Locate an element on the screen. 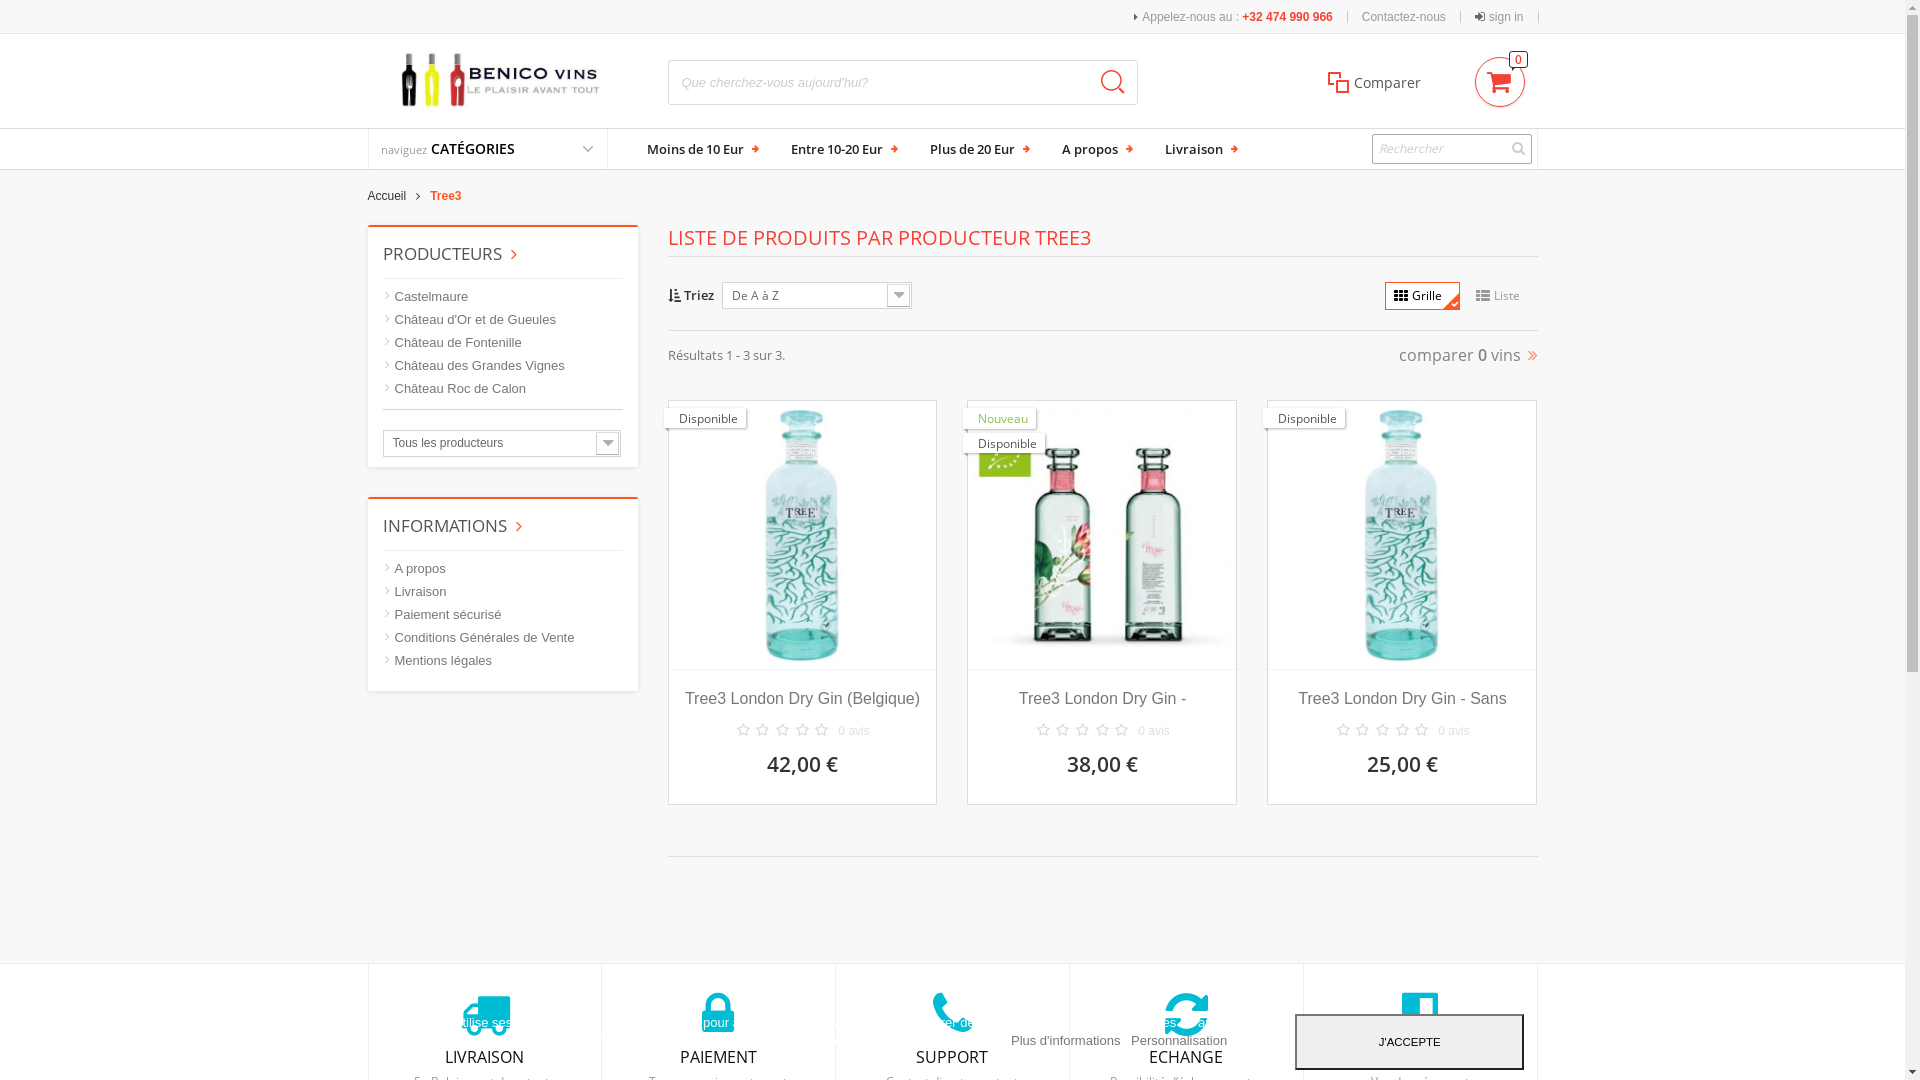  'Personnalisation' is located at coordinates (1131, 1039).